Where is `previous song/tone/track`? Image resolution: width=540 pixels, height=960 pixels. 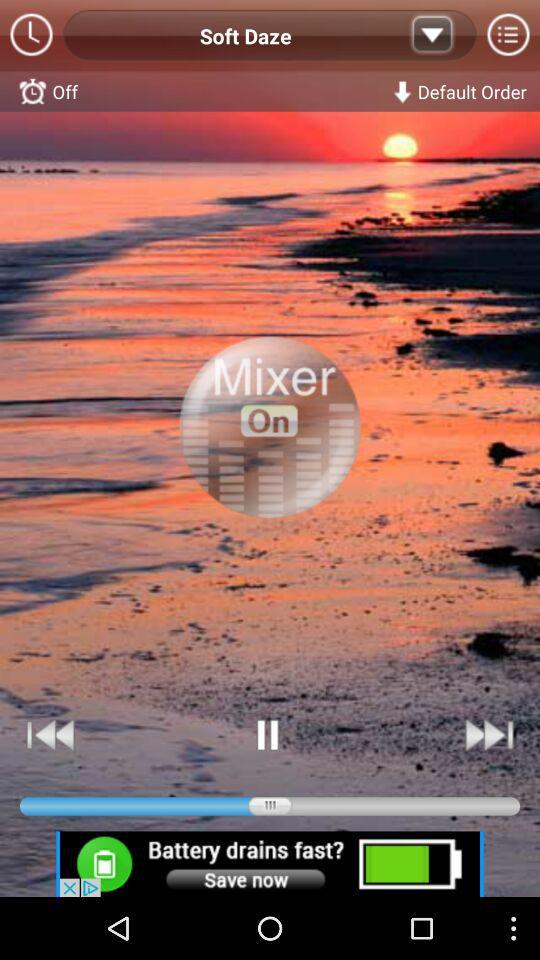 previous song/tone/track is located at coordinates (51, 734).